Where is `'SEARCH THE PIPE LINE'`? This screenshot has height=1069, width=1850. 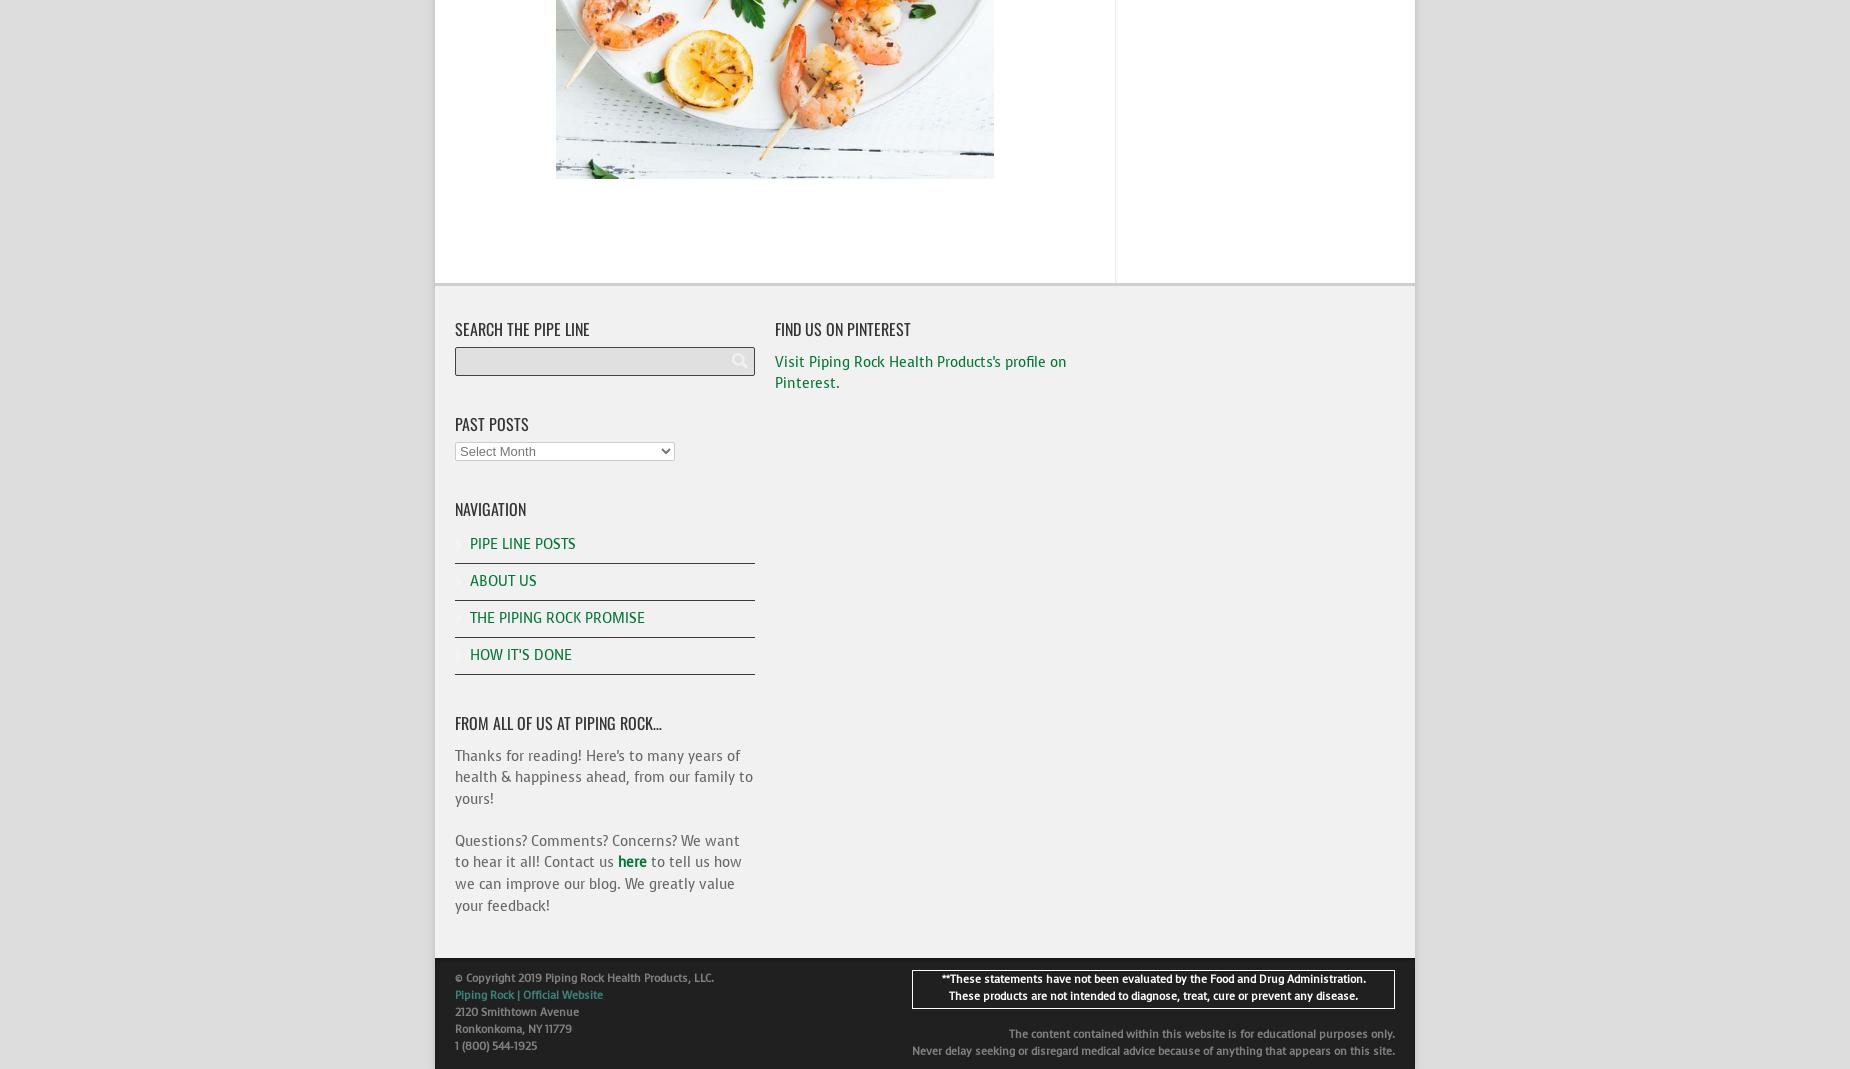 'SEARCH THE PIPE LINE' is located at coordinates (522, 327).